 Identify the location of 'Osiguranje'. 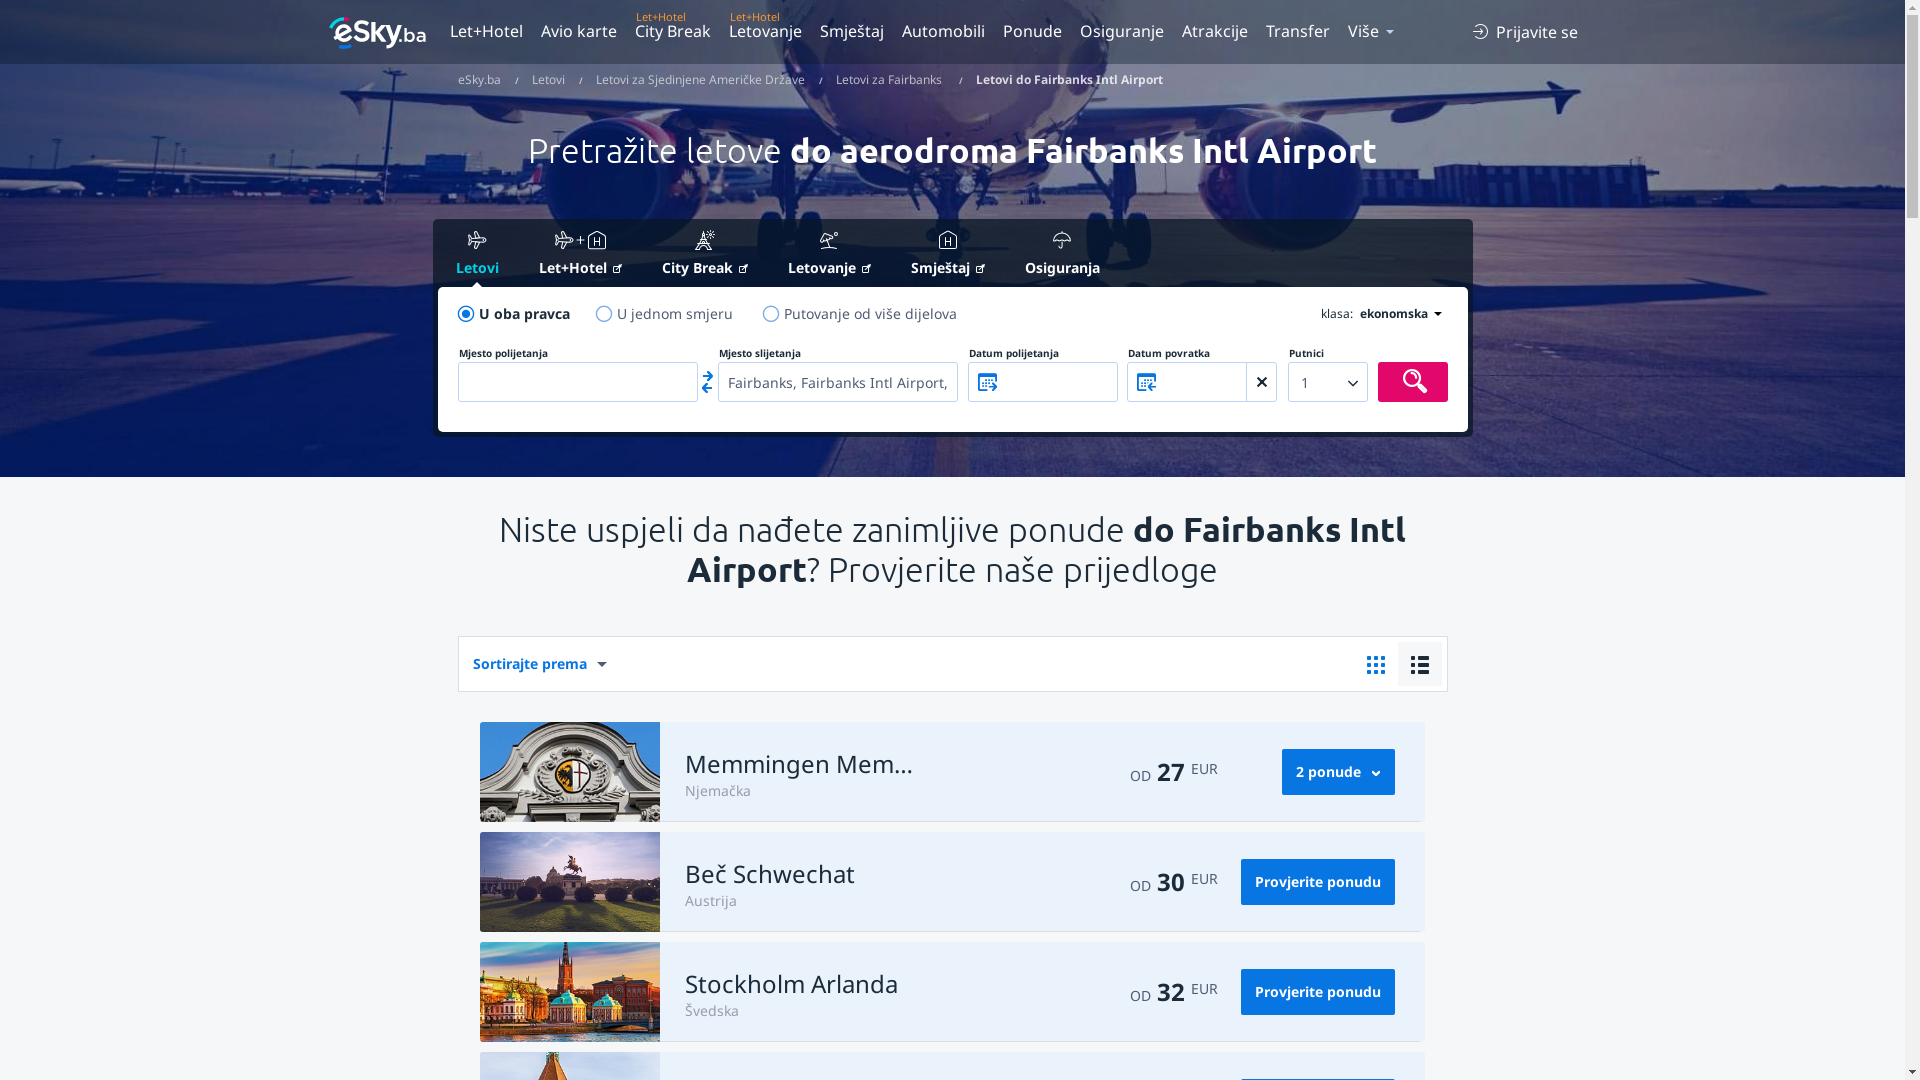
(1121, 30).